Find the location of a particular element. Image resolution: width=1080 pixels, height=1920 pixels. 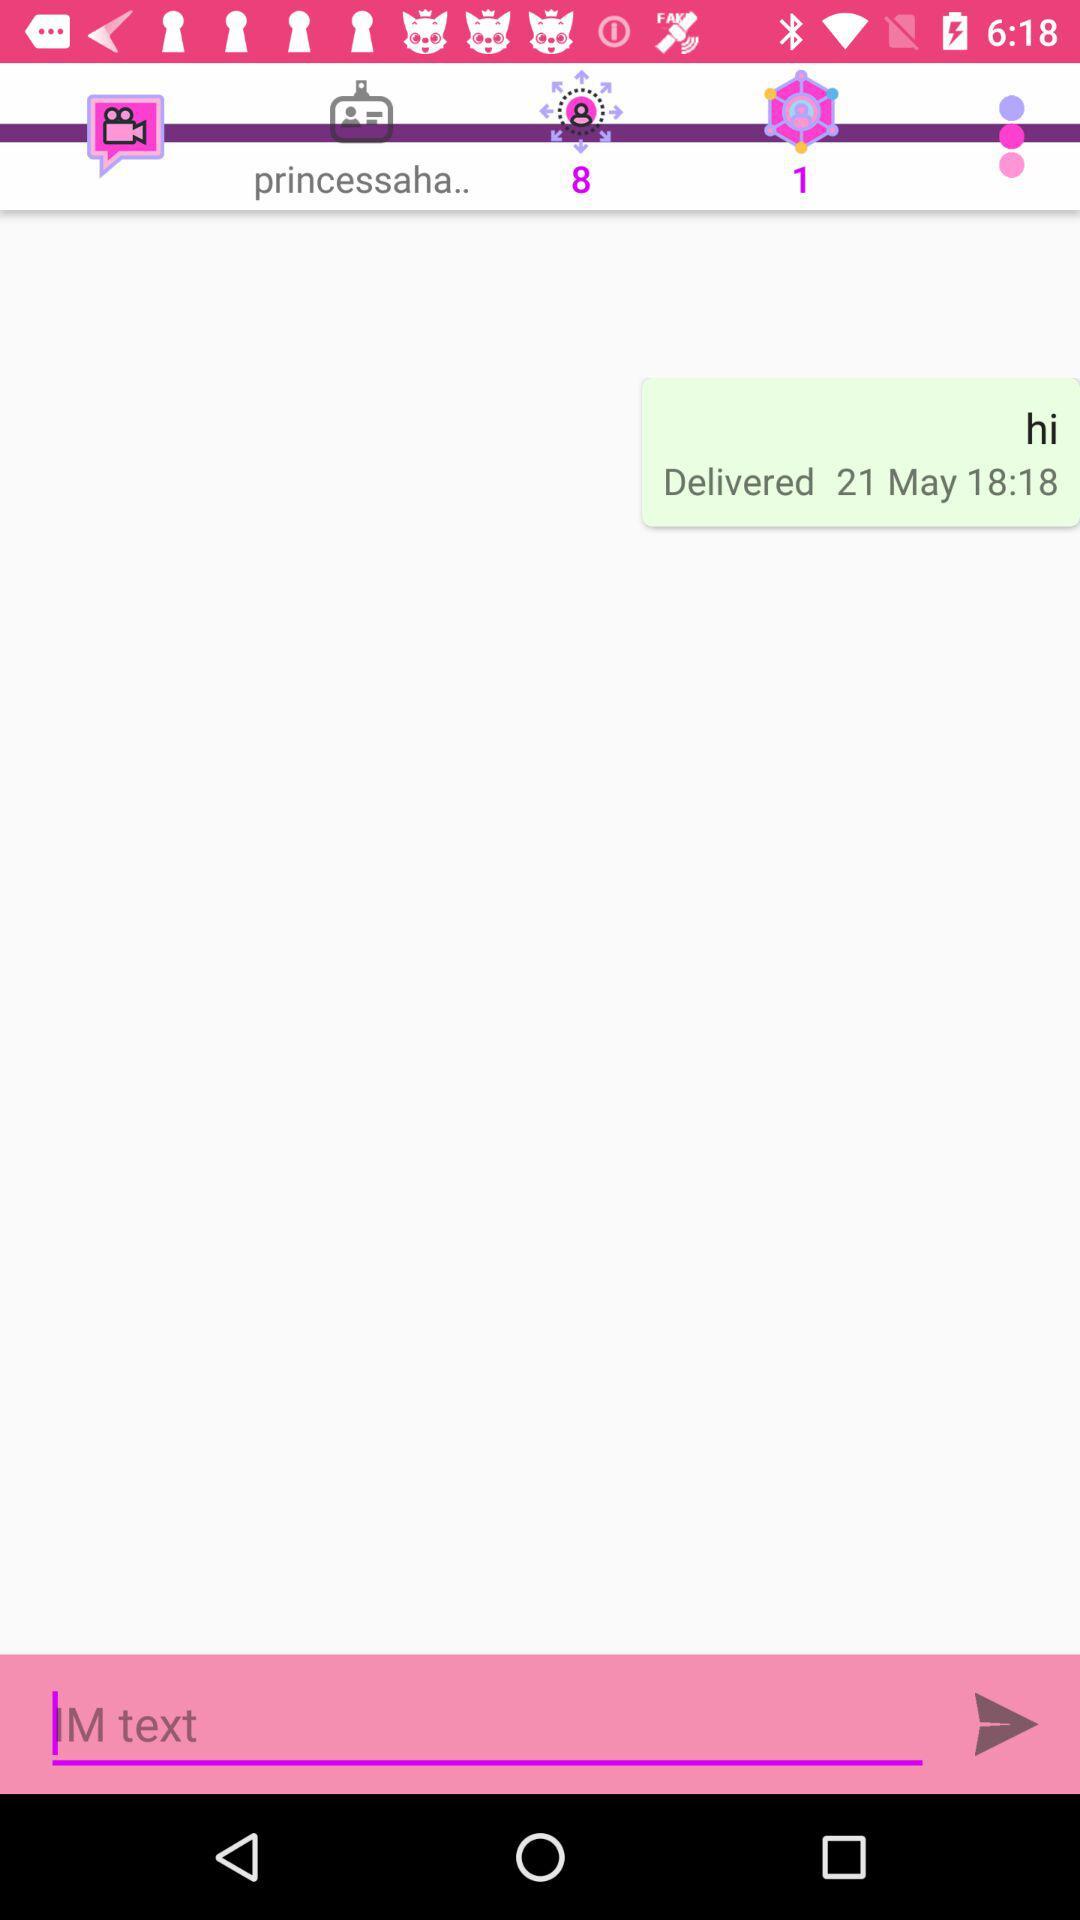

send message is located at coordinates (1006, 1723).